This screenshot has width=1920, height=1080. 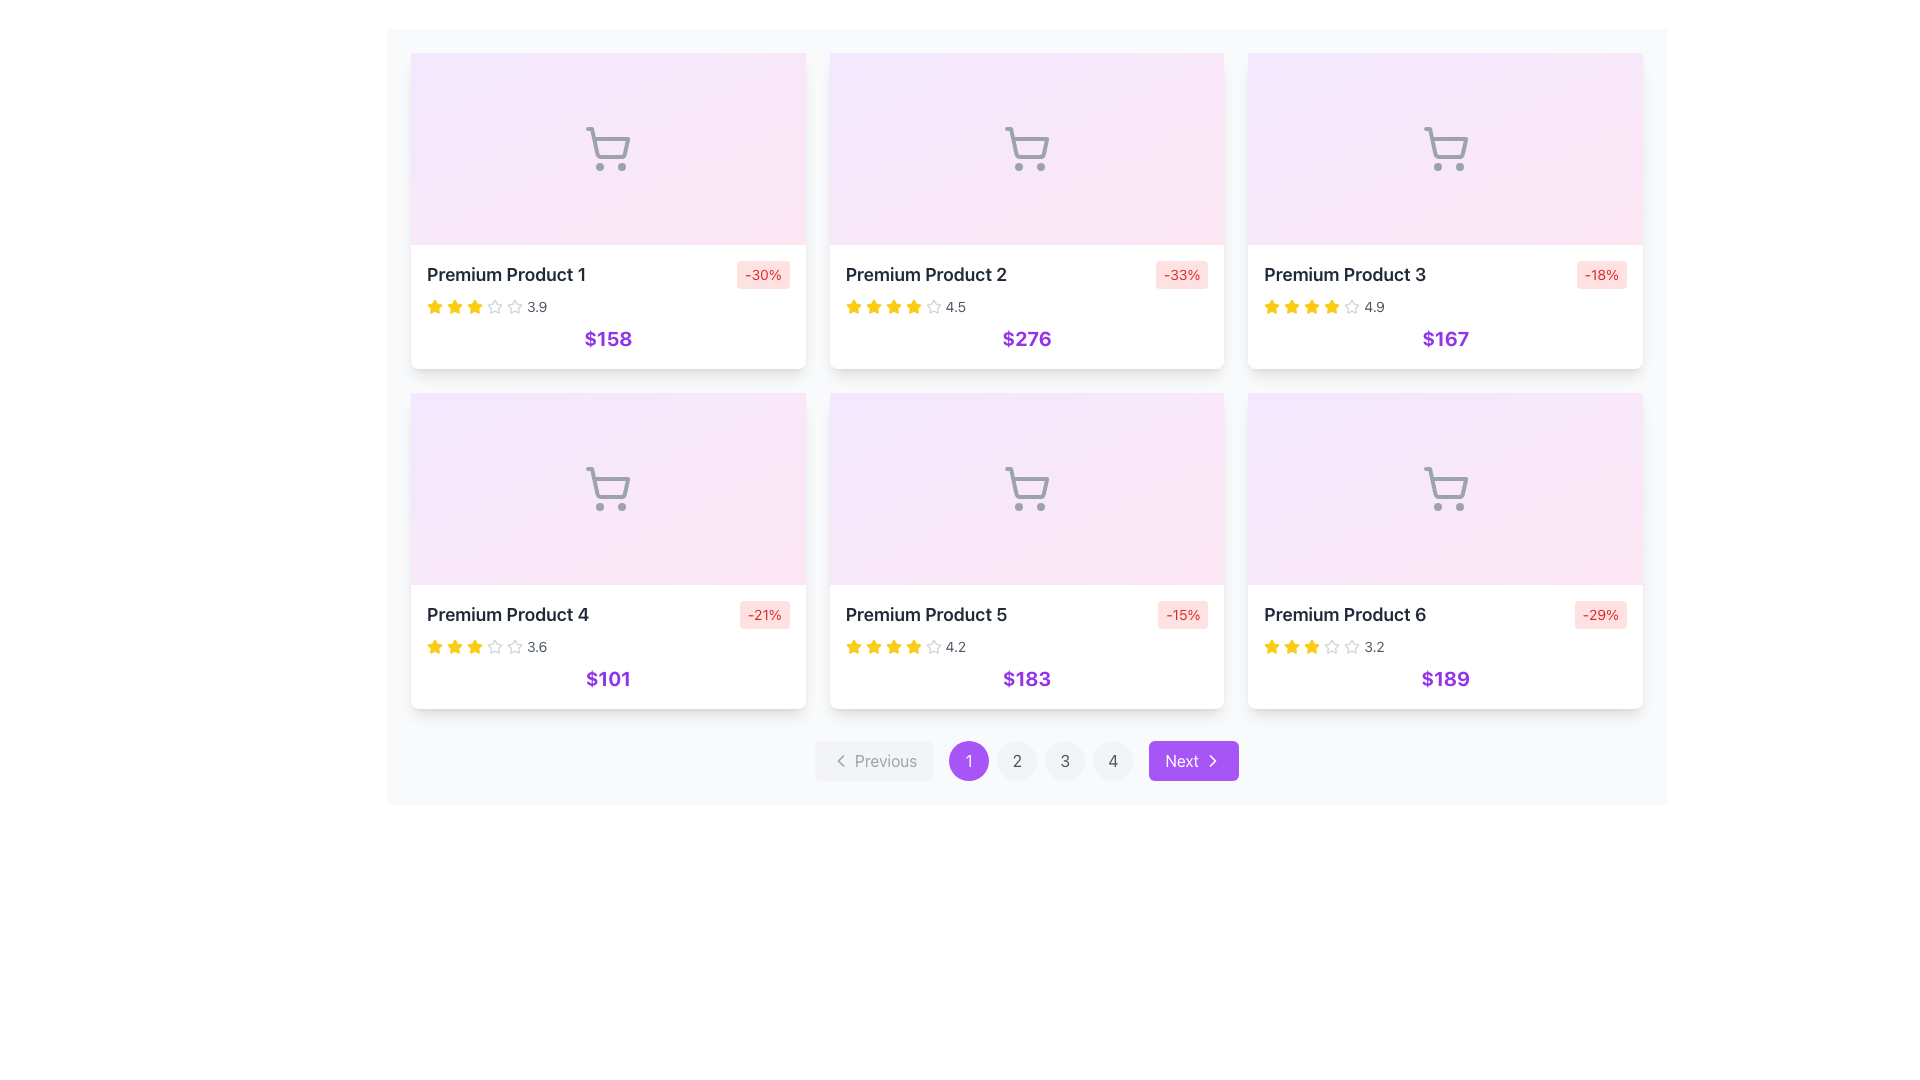 What do you see at coordinates (494, 646) in the screenshot?
I see `the third hollow grey star icon in the rating component beneath the product title 'Premium Product 4'` at bounding box center [494, 646].